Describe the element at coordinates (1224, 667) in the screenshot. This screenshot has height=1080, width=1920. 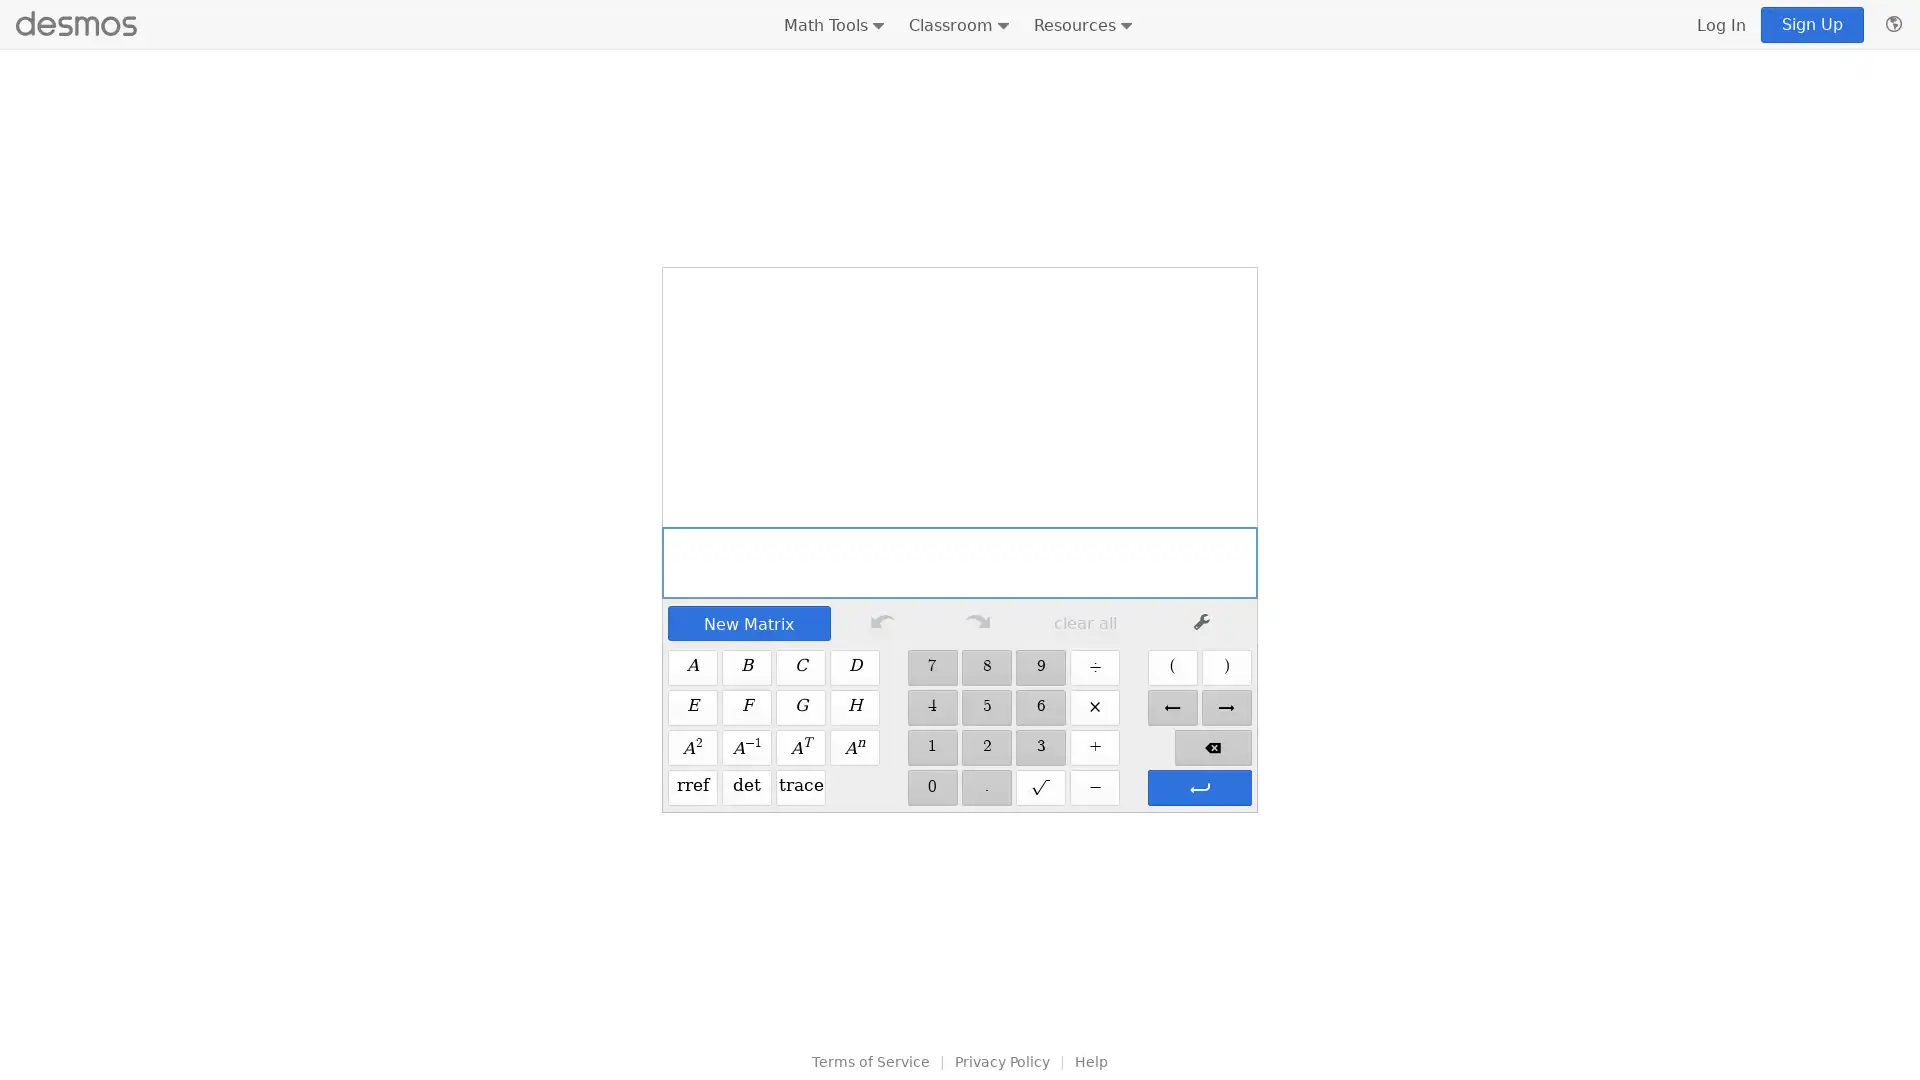
I see `Right Parenthesis` at that location.